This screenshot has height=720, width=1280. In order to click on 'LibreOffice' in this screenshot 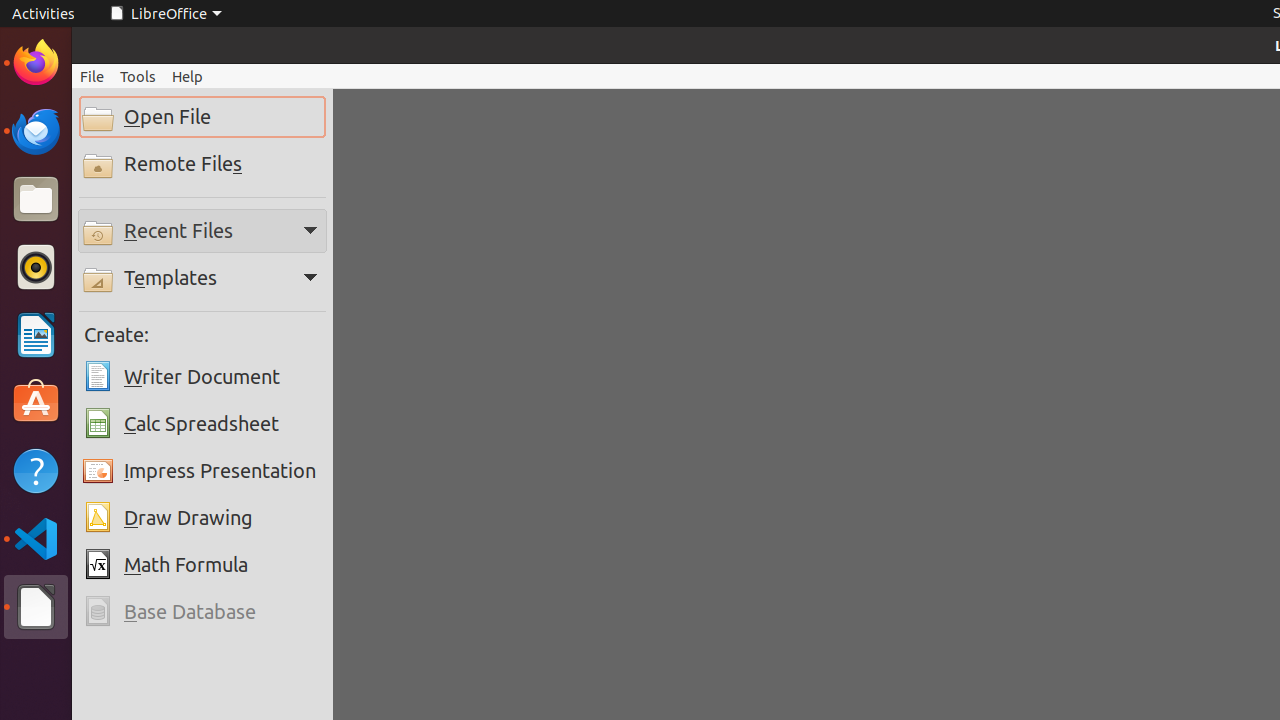, I will do `click(164, 13)`.